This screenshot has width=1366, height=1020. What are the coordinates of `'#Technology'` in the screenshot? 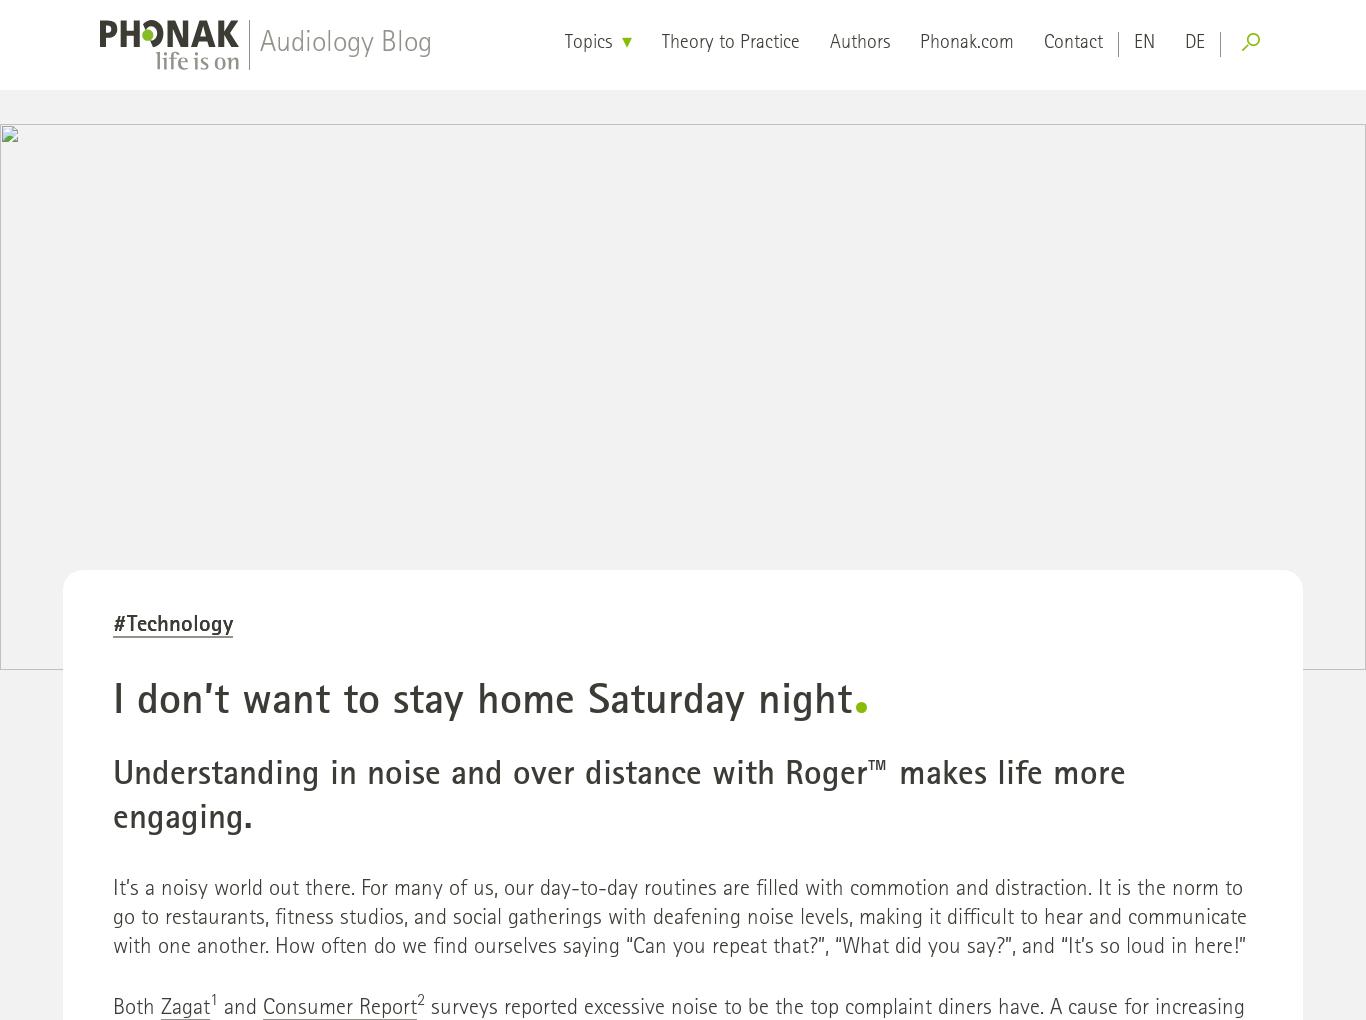 It's located at (112, 625).